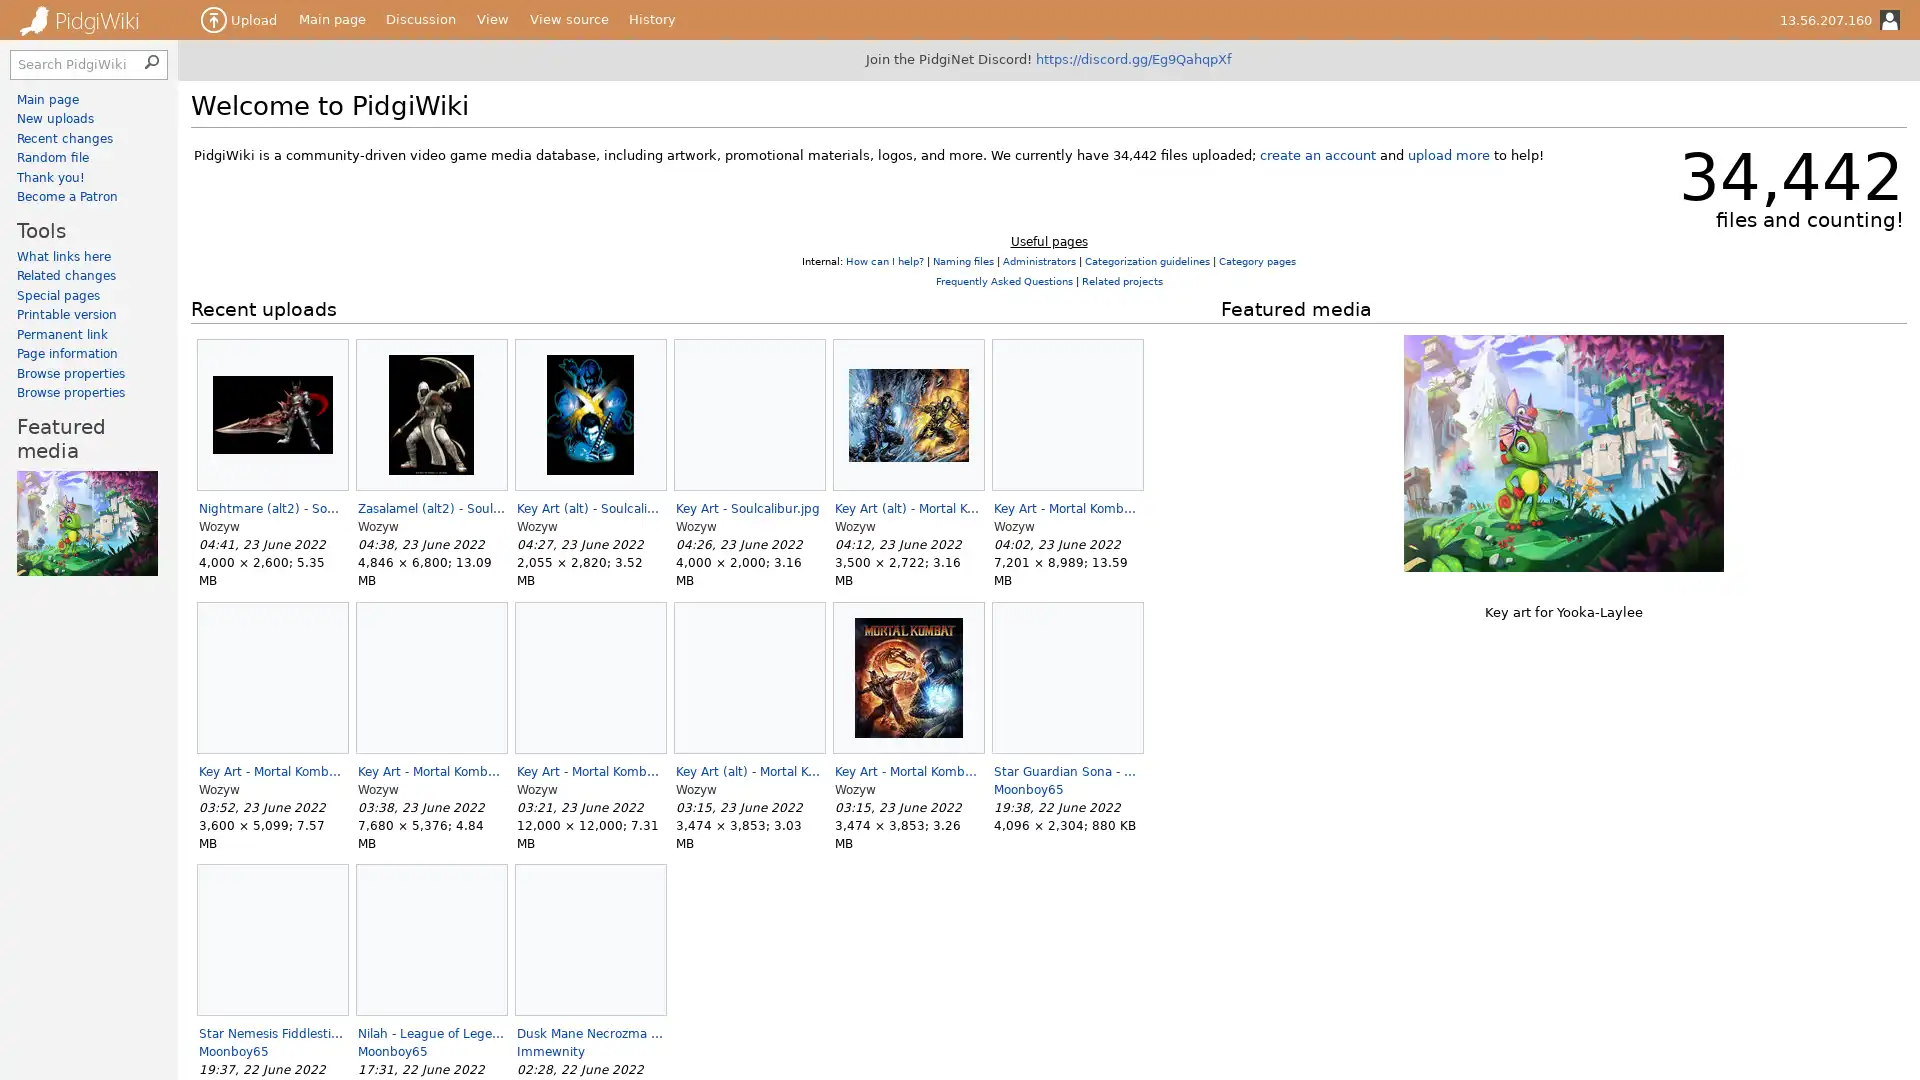  I want to click on Search, so click(153, 59).